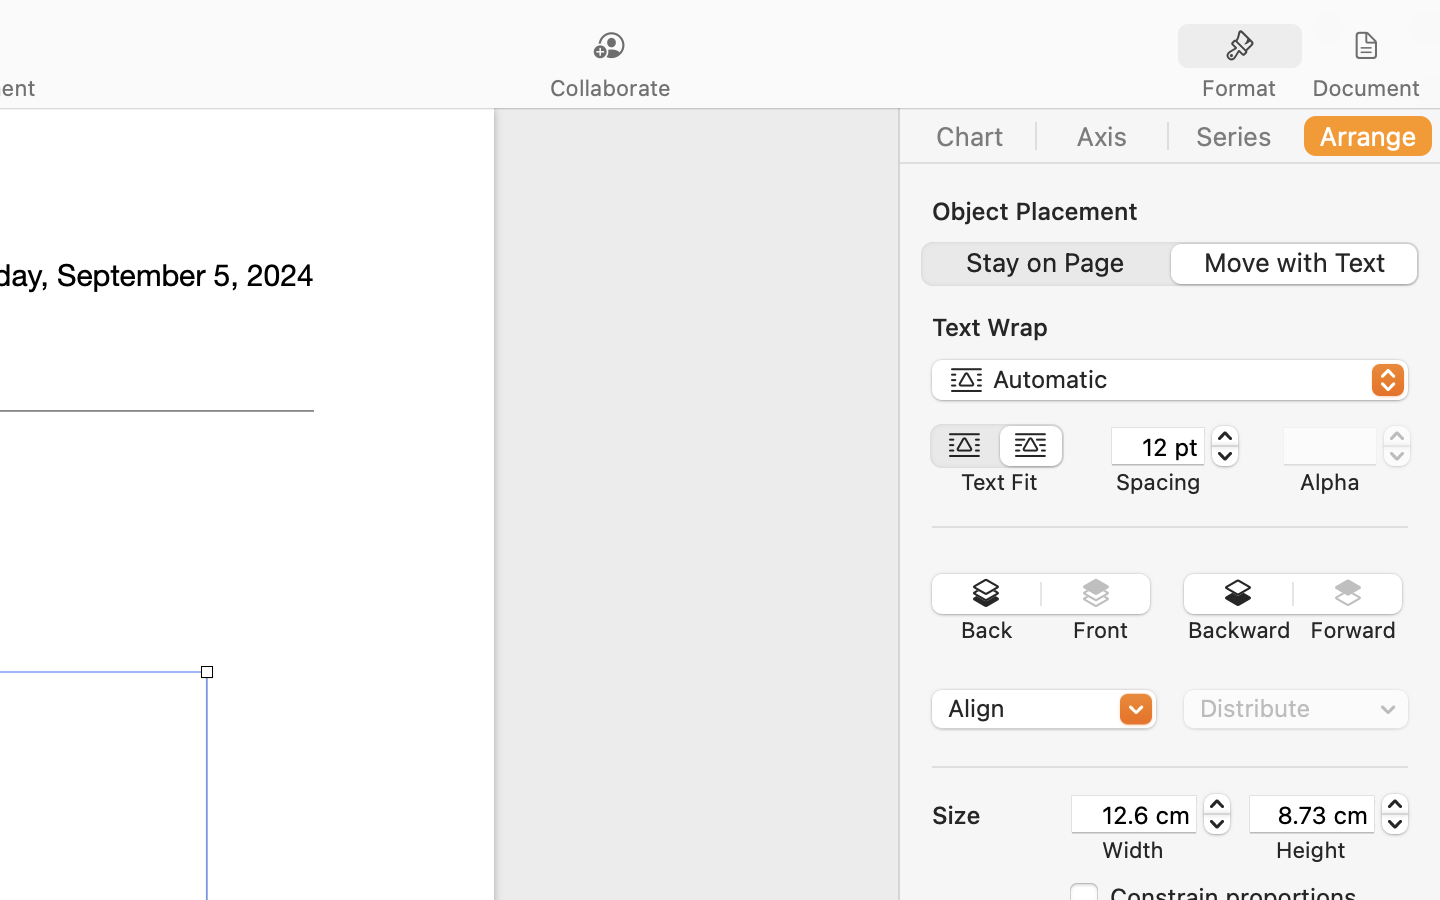 This screenshot has width=1440, height=900. Describe the element at coordinates (1133, 813) in the screenshot. I see `'12.6 cm'` at that location.